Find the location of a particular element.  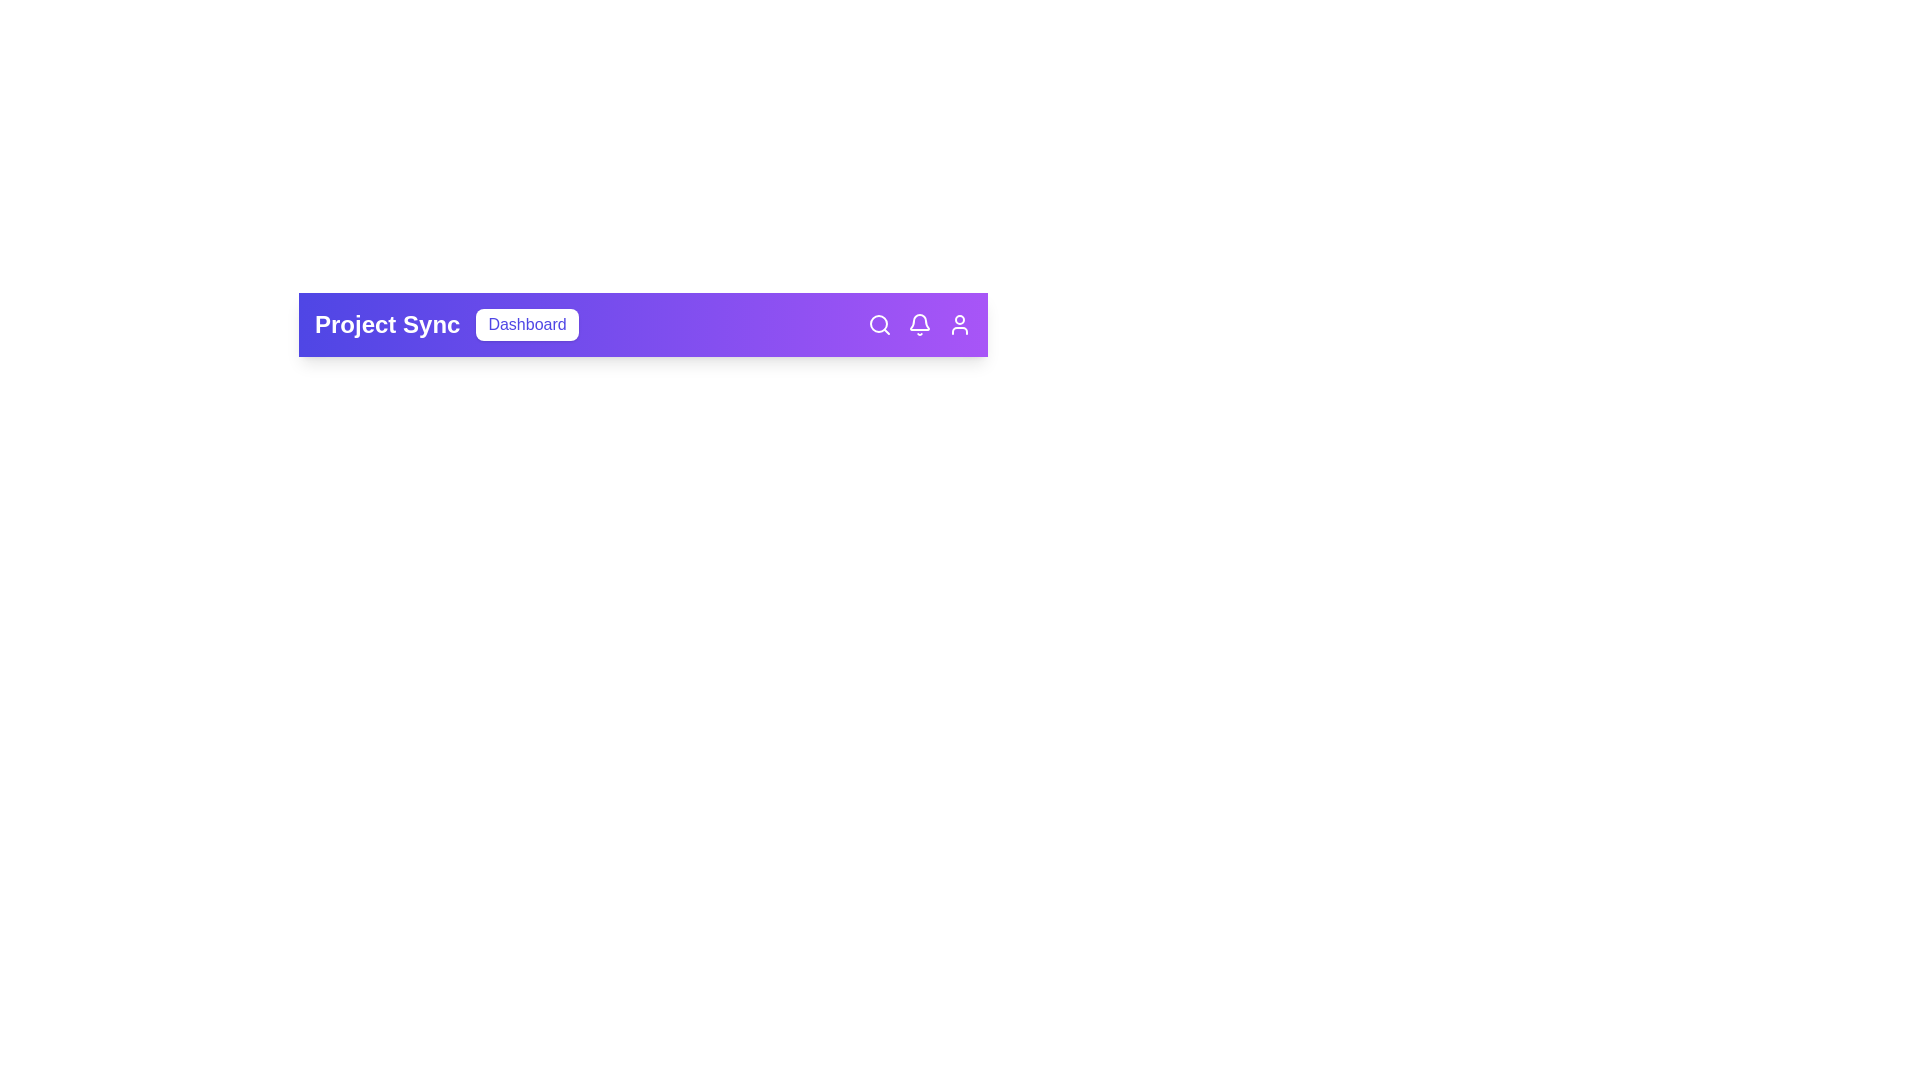

the 'Bell' icon in the EnhancedAppBar is located at coordinates (919, 323).